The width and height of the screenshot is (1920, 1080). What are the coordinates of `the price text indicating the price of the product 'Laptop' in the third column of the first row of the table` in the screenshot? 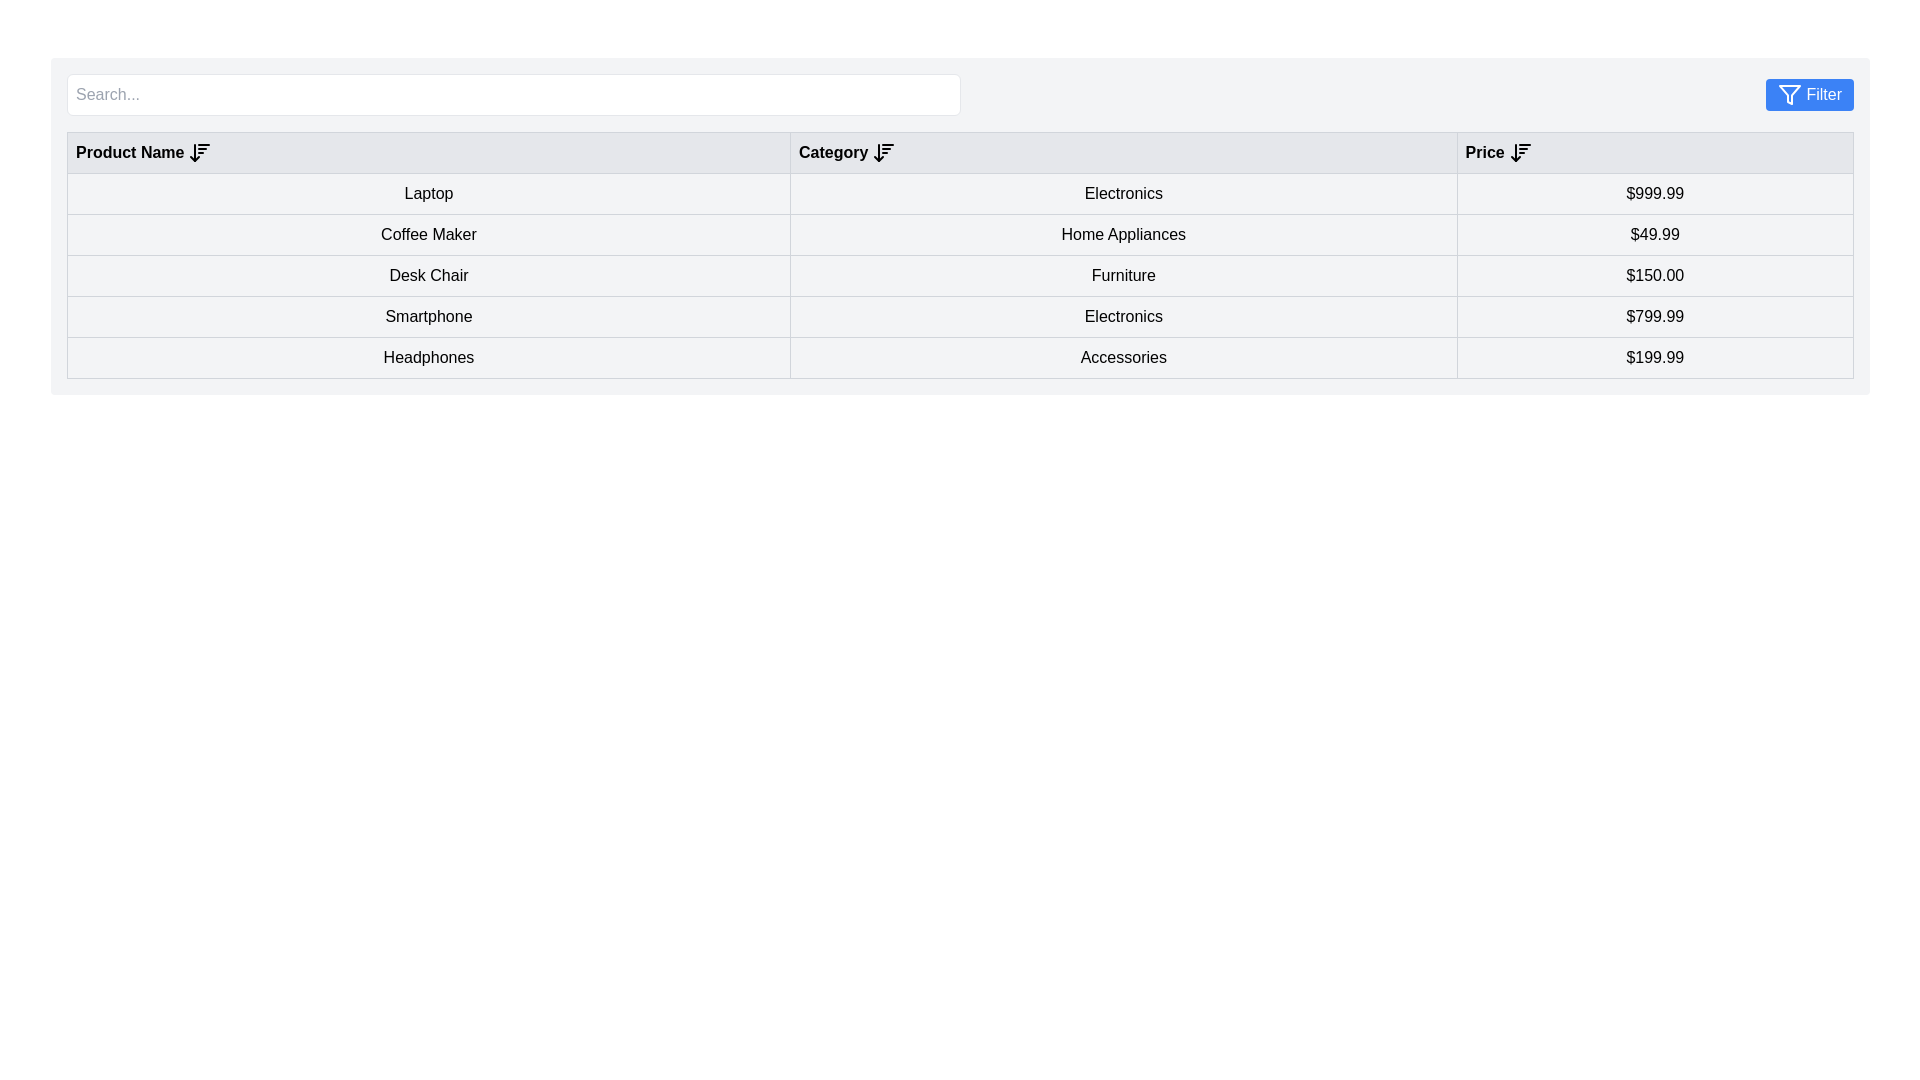 It's located at (1655, 193).